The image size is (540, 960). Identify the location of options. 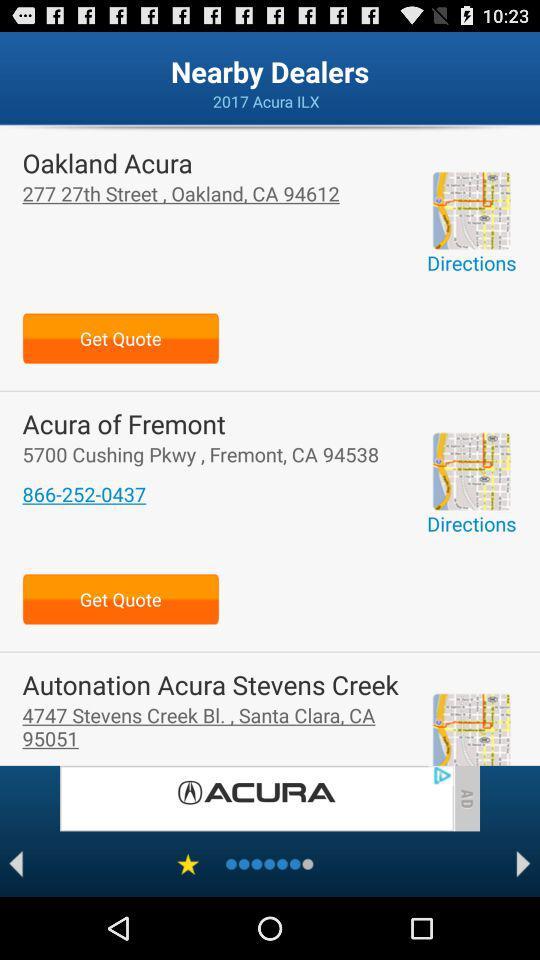
(188, 863).